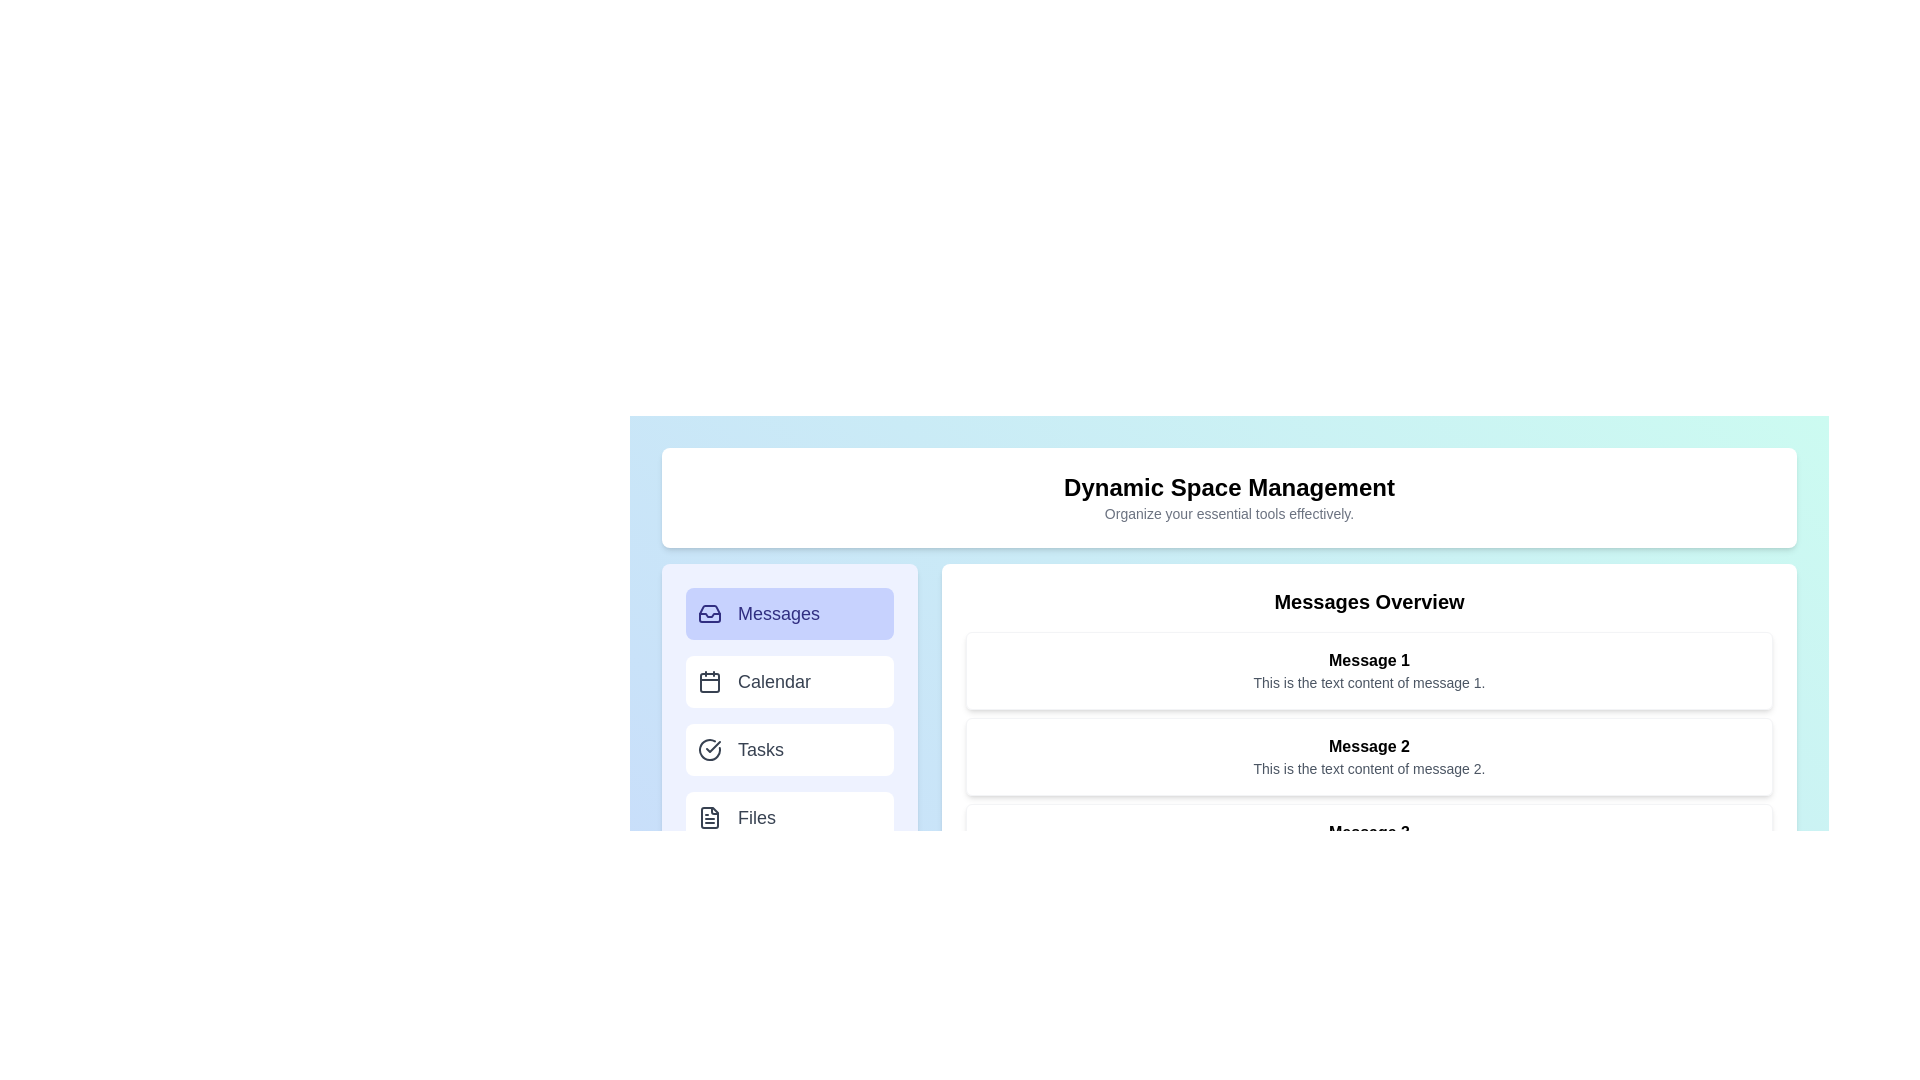  I want to click on the 'Files' button located at the bottom of the sidebar, so click(789, 817).